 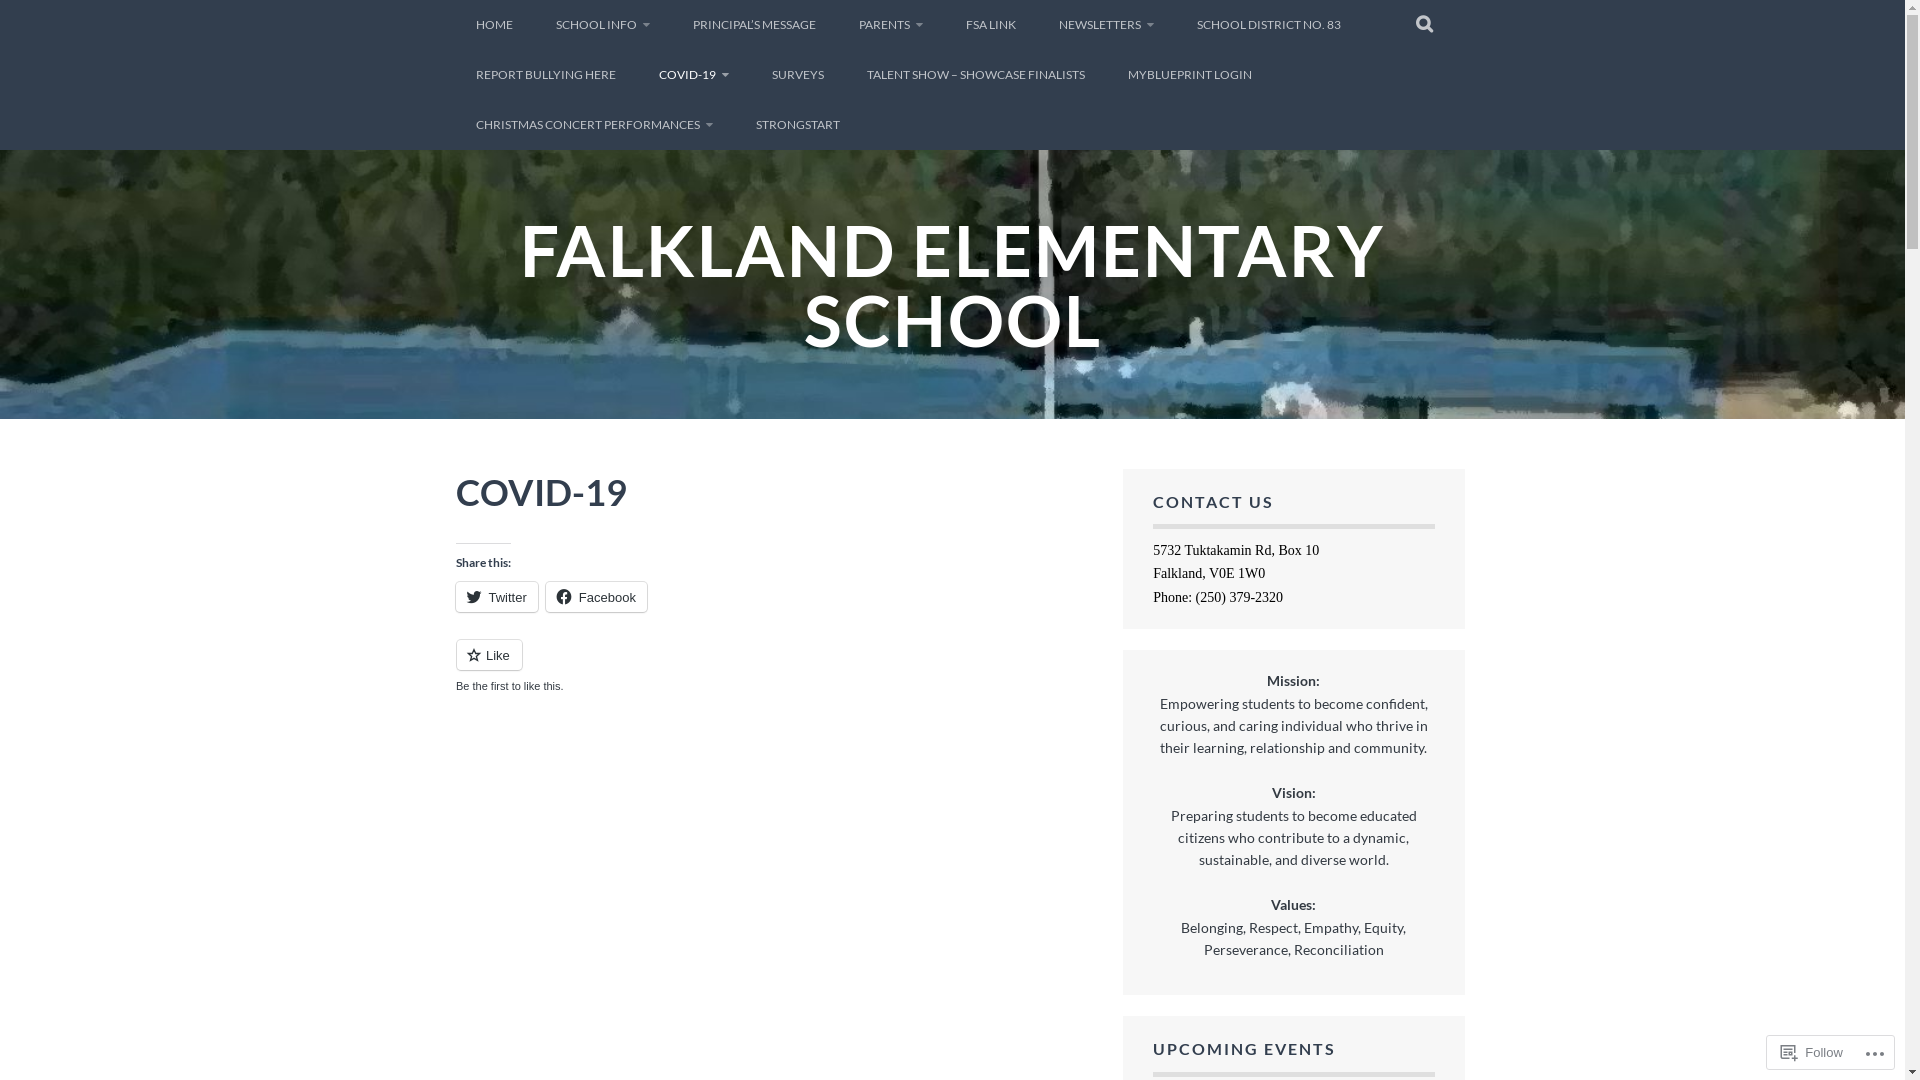 I want to click on 'SCHOOL DISTRICT NO. 83', so click(x=1266, y=24).